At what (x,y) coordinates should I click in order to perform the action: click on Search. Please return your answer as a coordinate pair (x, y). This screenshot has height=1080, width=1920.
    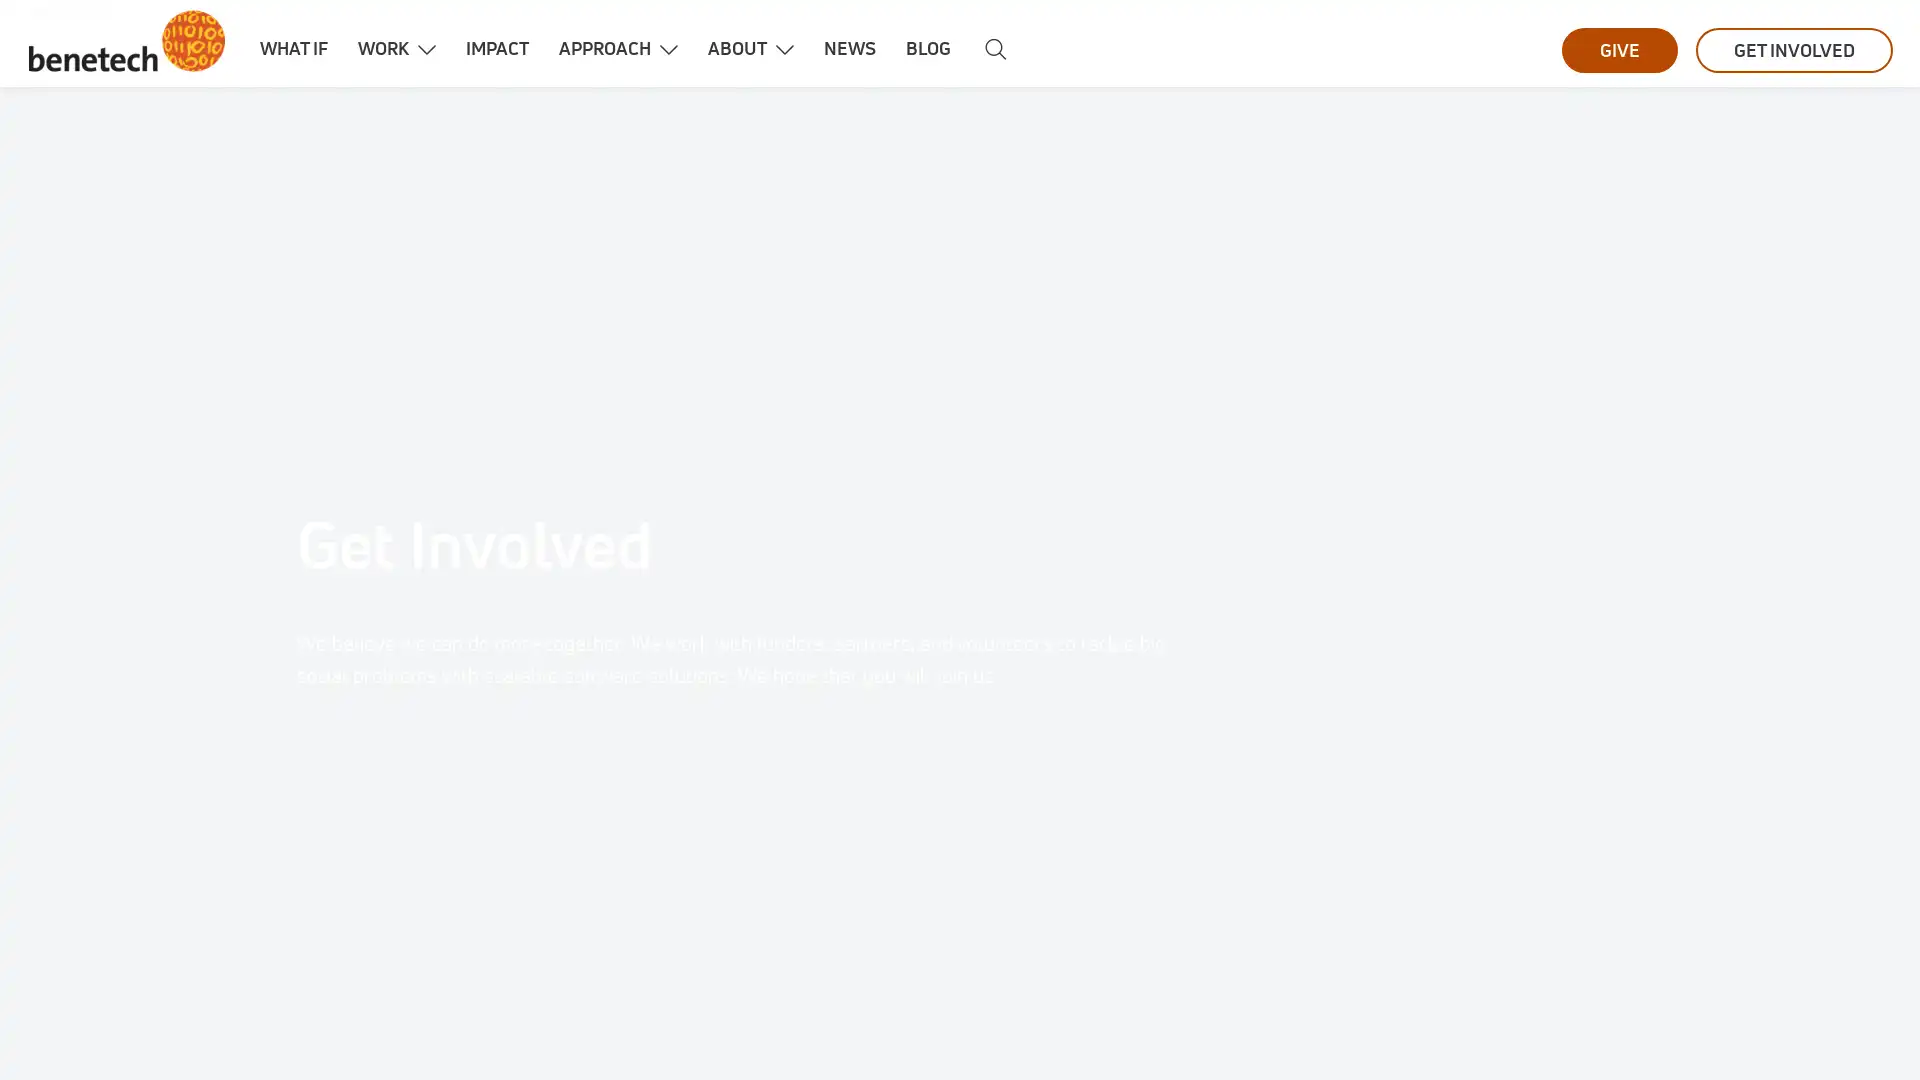
    Looking at the image, I should click on (990, 49).